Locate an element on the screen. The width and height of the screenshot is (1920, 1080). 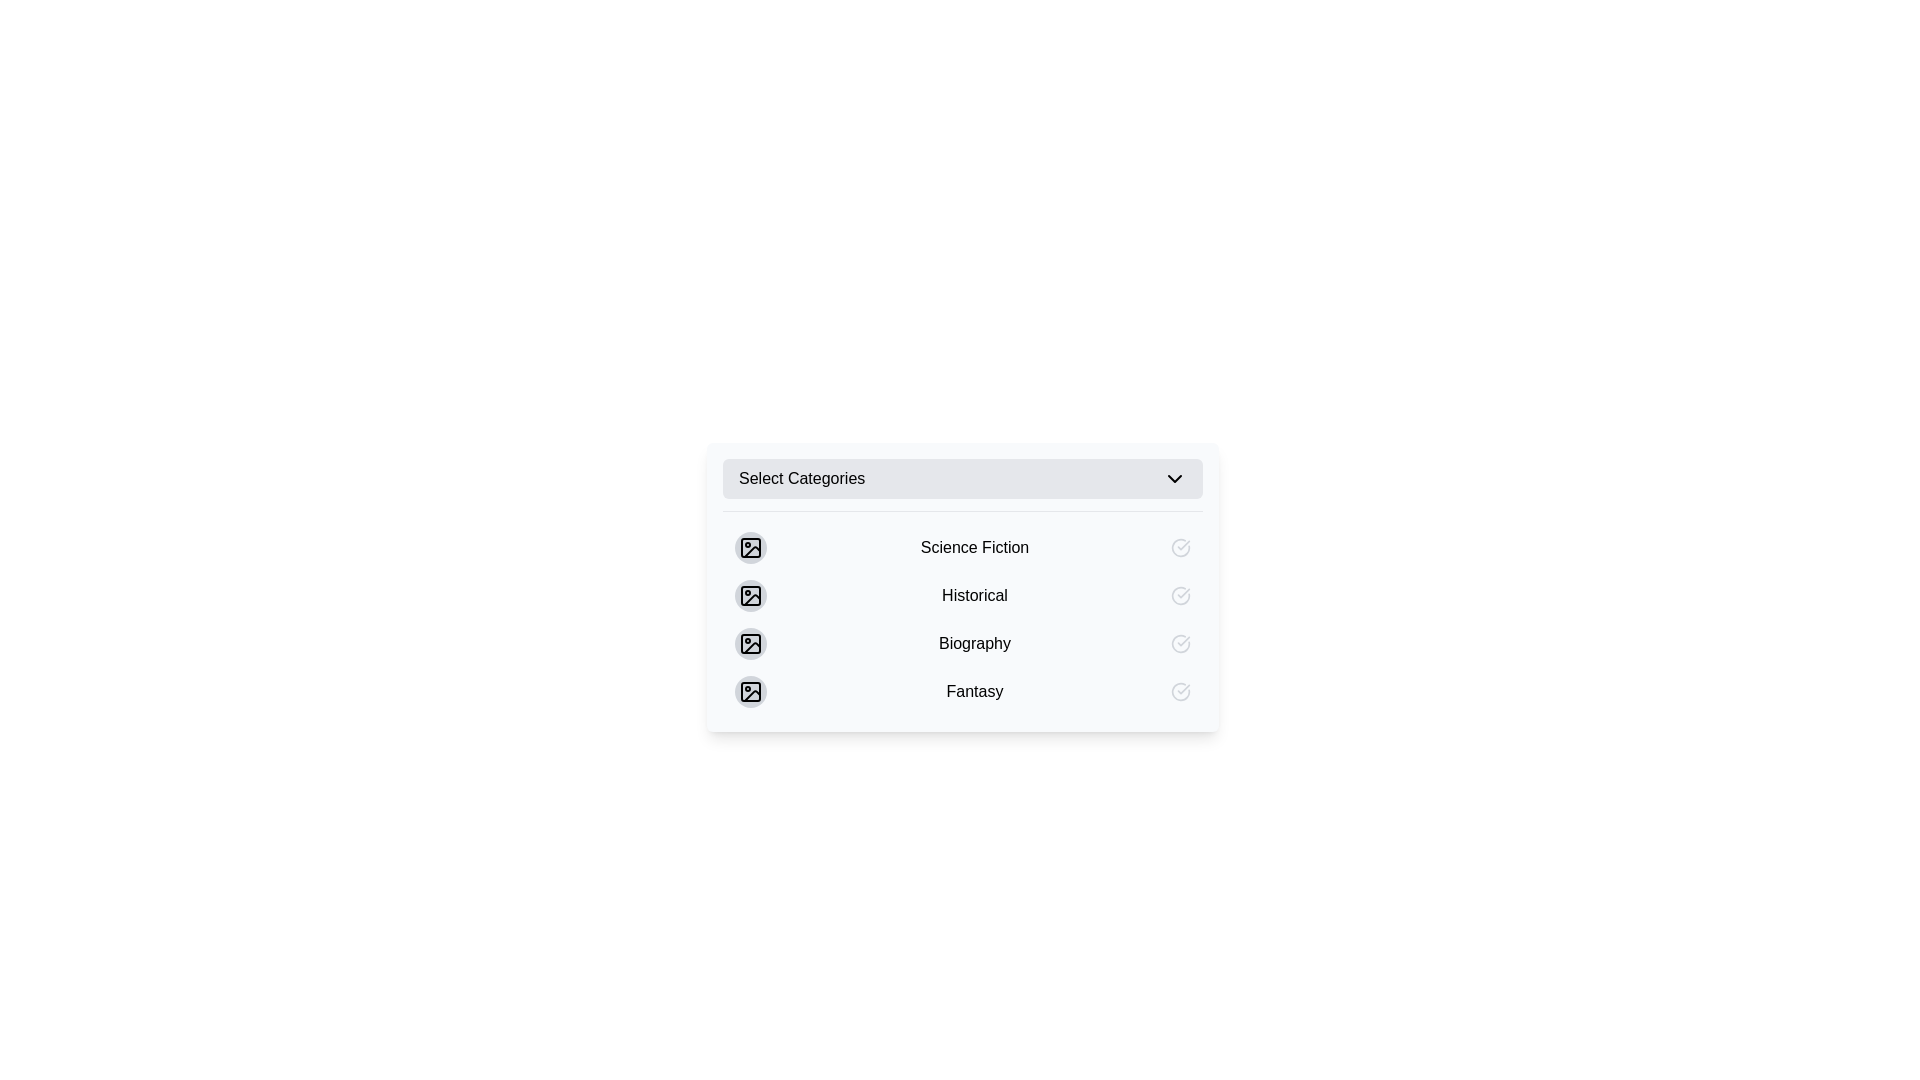
the icon that confirms or selects the category 'Science Fiction', located at the end of the row labeled 'Science Fiction' is located at coordinates (1180, 547).